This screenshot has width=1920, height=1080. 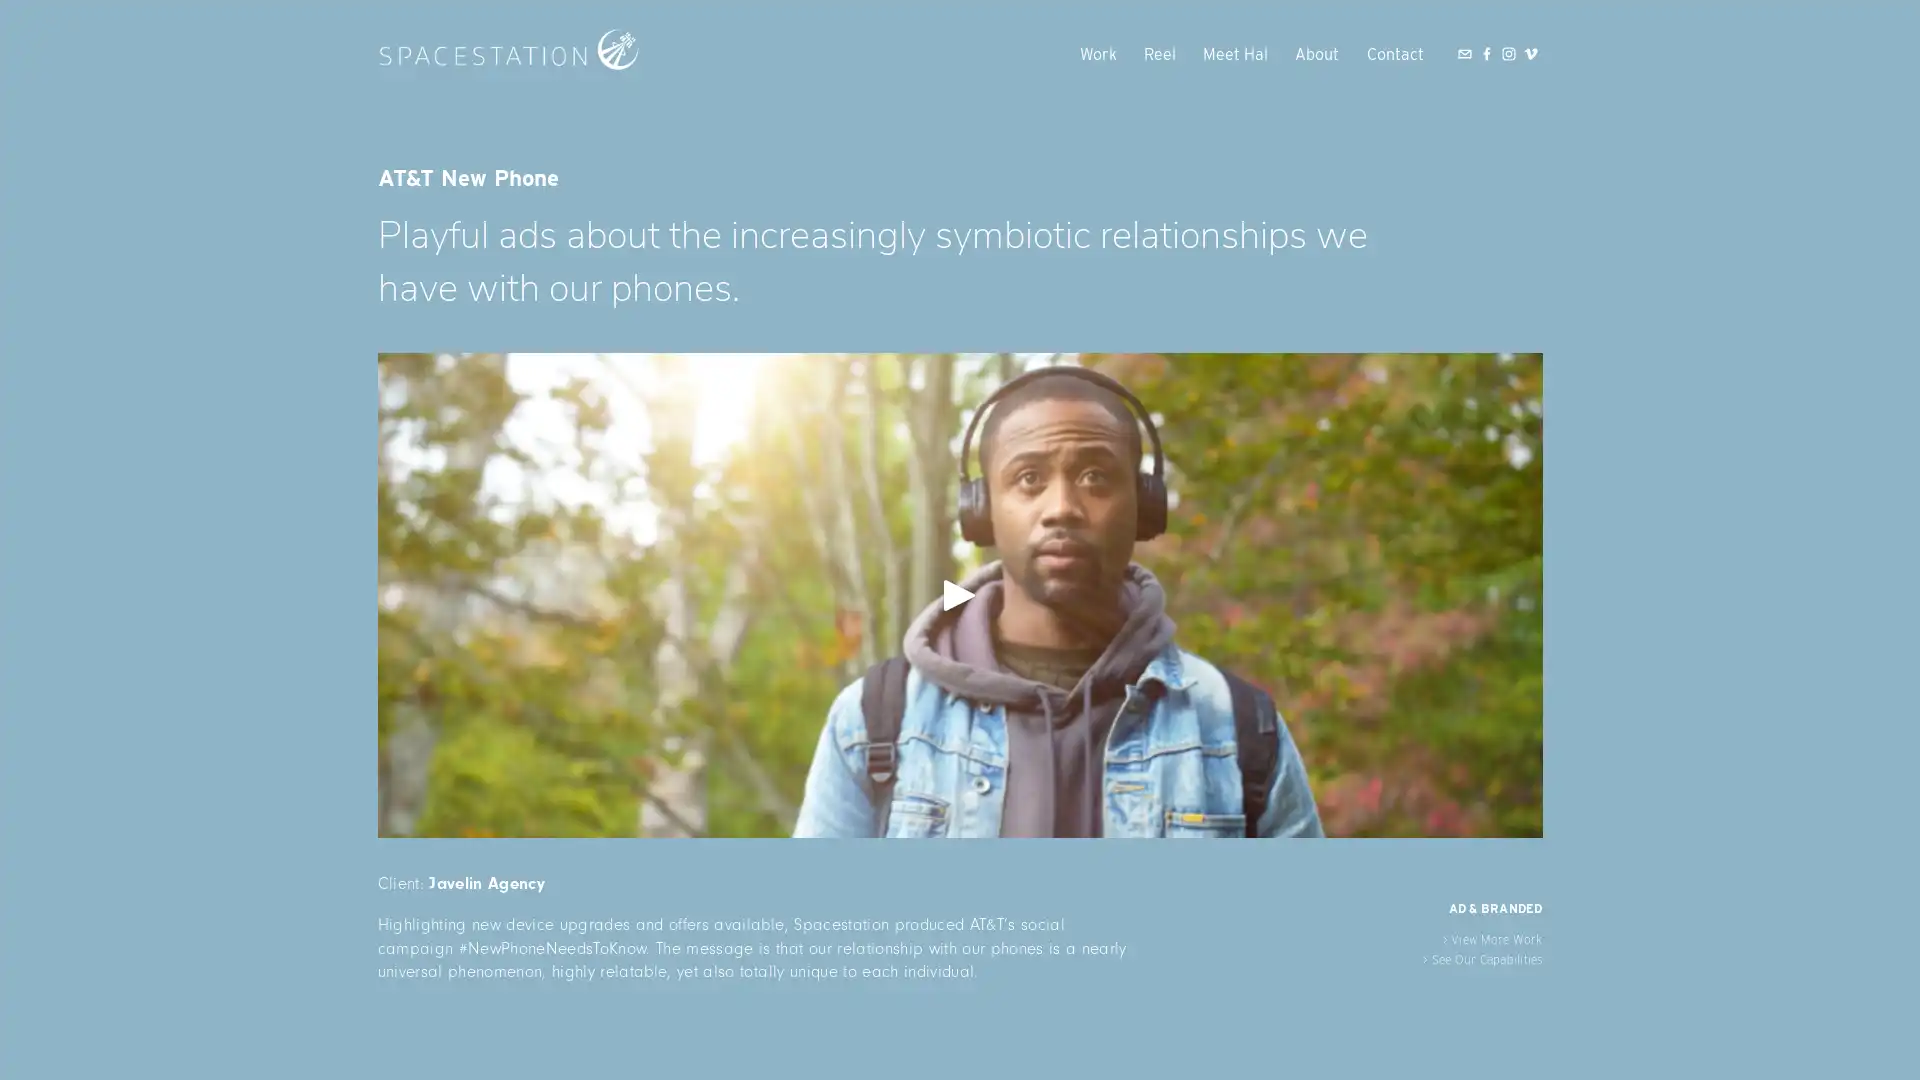 I want to click on View fullsize, so click(x=958, y=593).